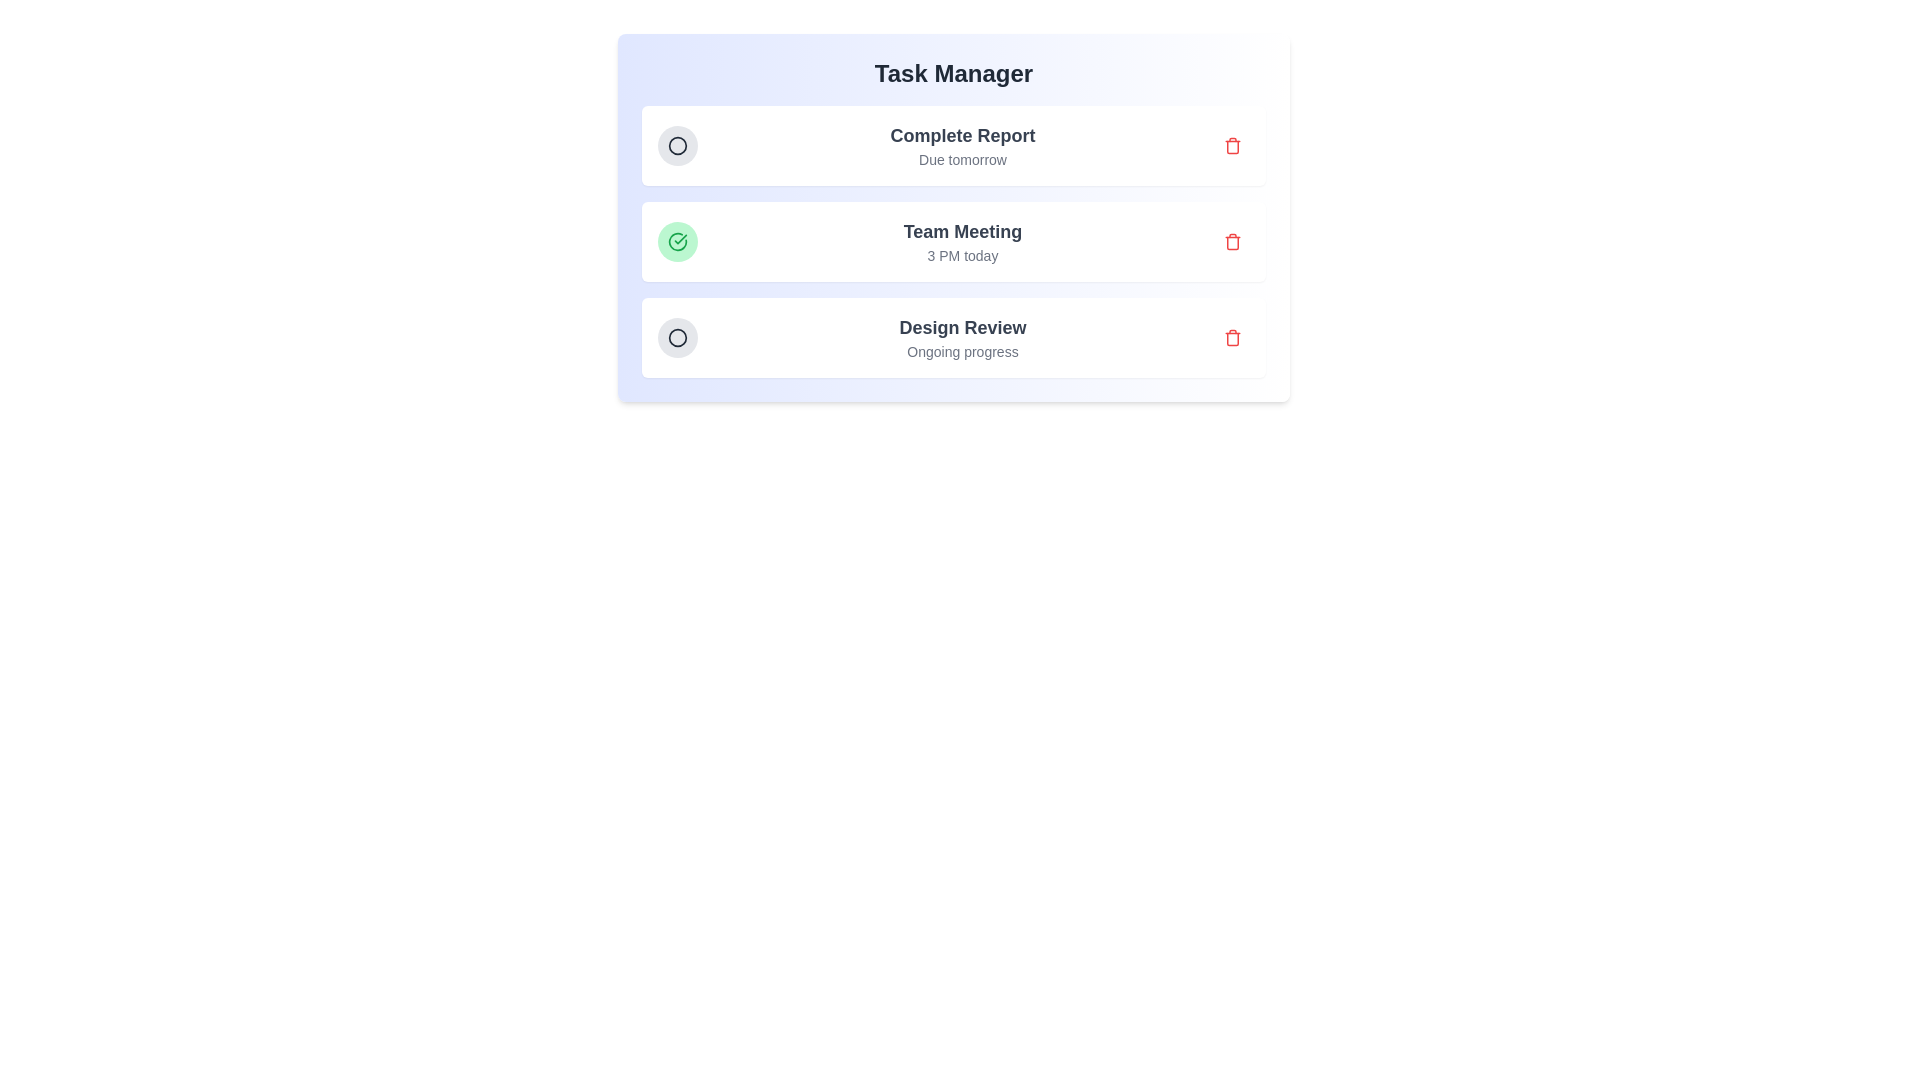 Image resolution: width=1920 pixels, height=1080 pixels. Describe the element at coordinates (953, 241) in the screenshot. I see `the second task entry in the Task Manager list` at that location.